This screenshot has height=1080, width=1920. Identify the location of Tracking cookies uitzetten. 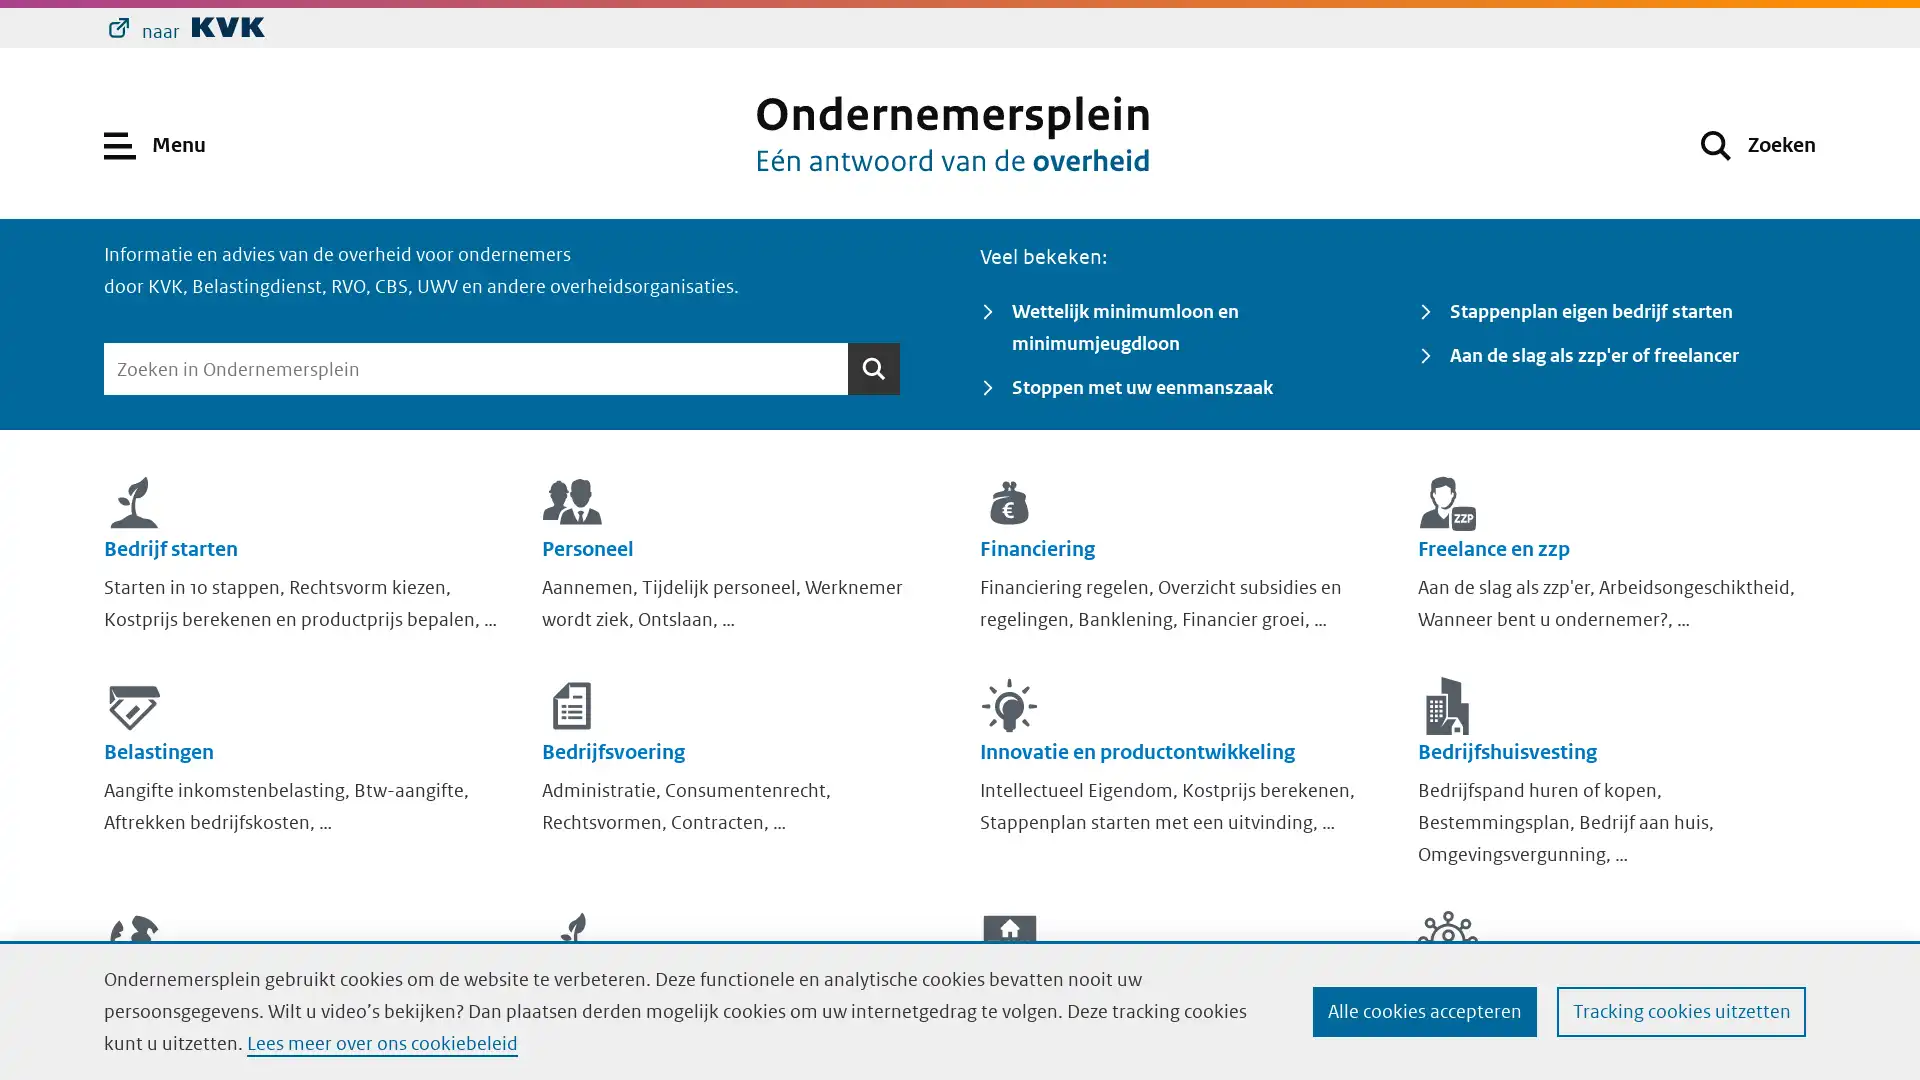
(1680, 1011).